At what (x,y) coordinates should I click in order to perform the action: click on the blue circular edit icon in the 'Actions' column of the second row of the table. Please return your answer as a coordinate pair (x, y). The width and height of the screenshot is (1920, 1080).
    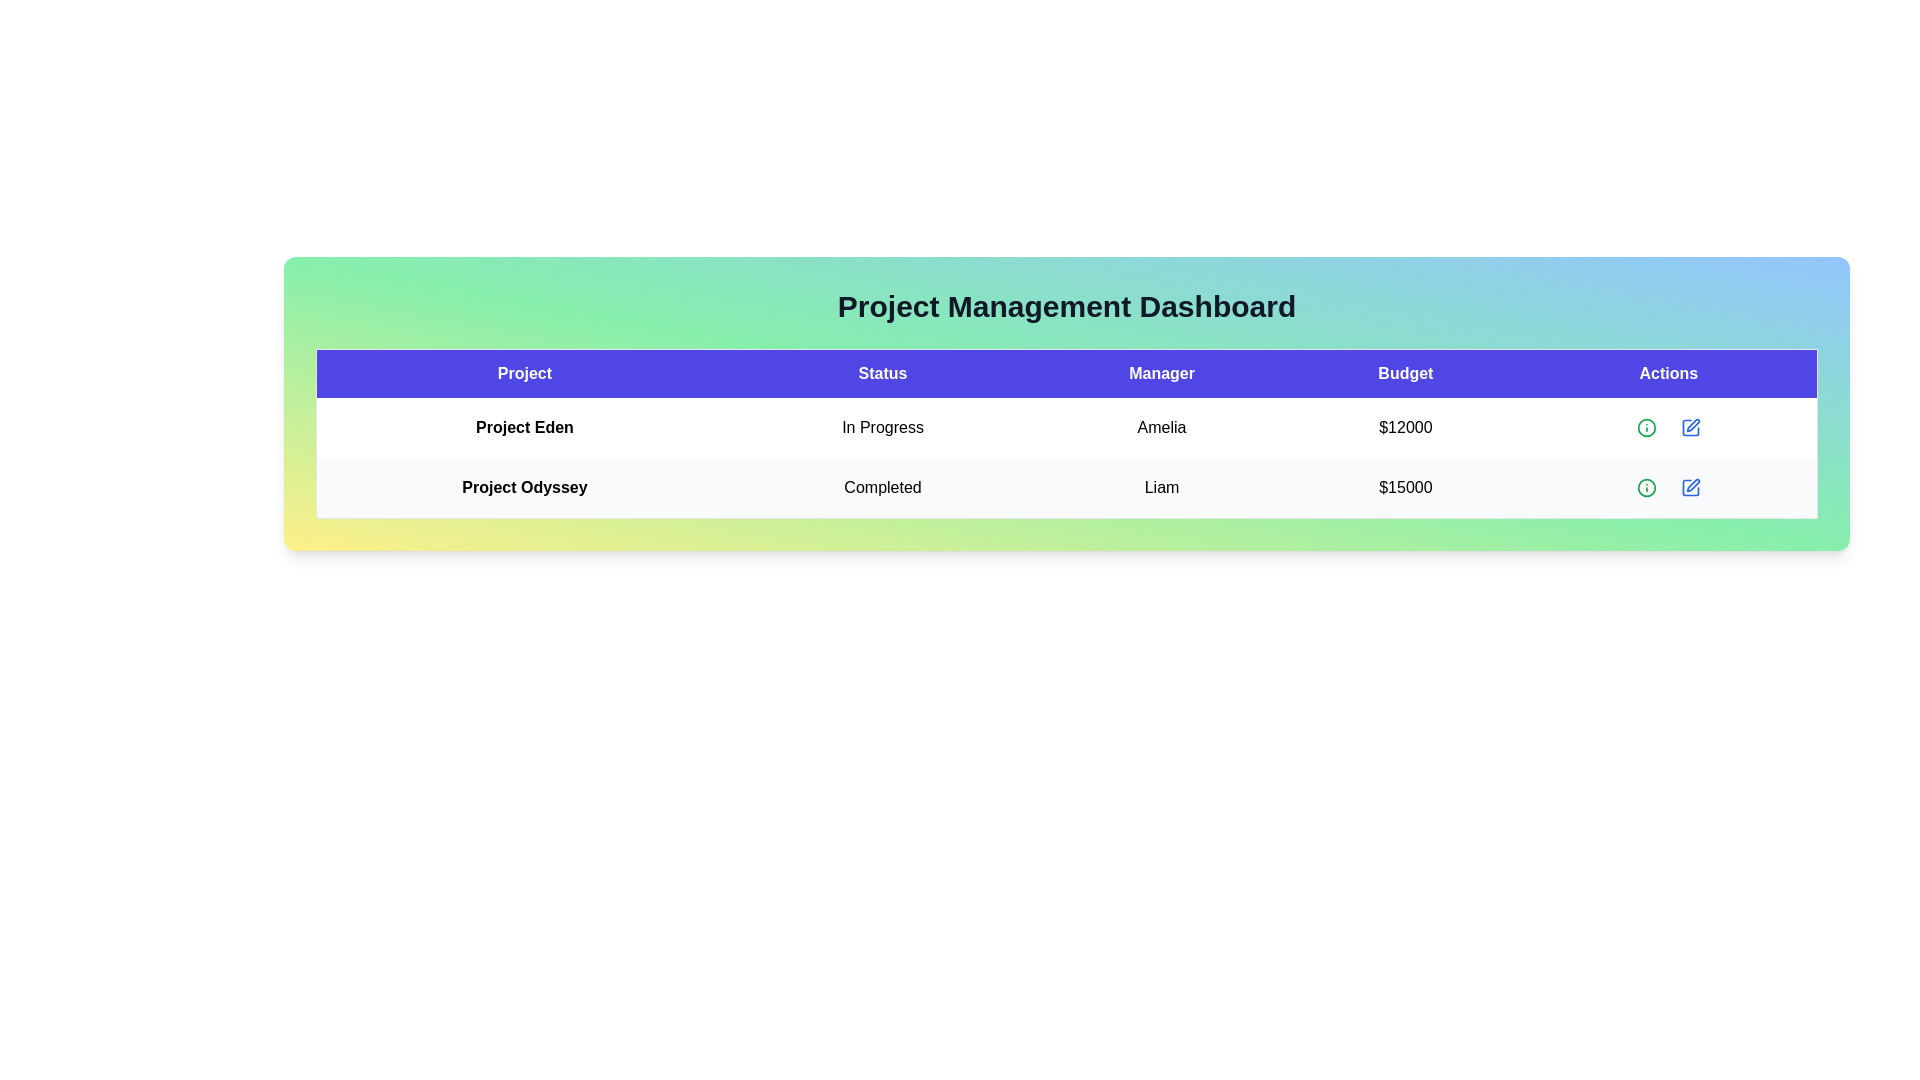
    Looking at the image, I should click on (1689, 427).